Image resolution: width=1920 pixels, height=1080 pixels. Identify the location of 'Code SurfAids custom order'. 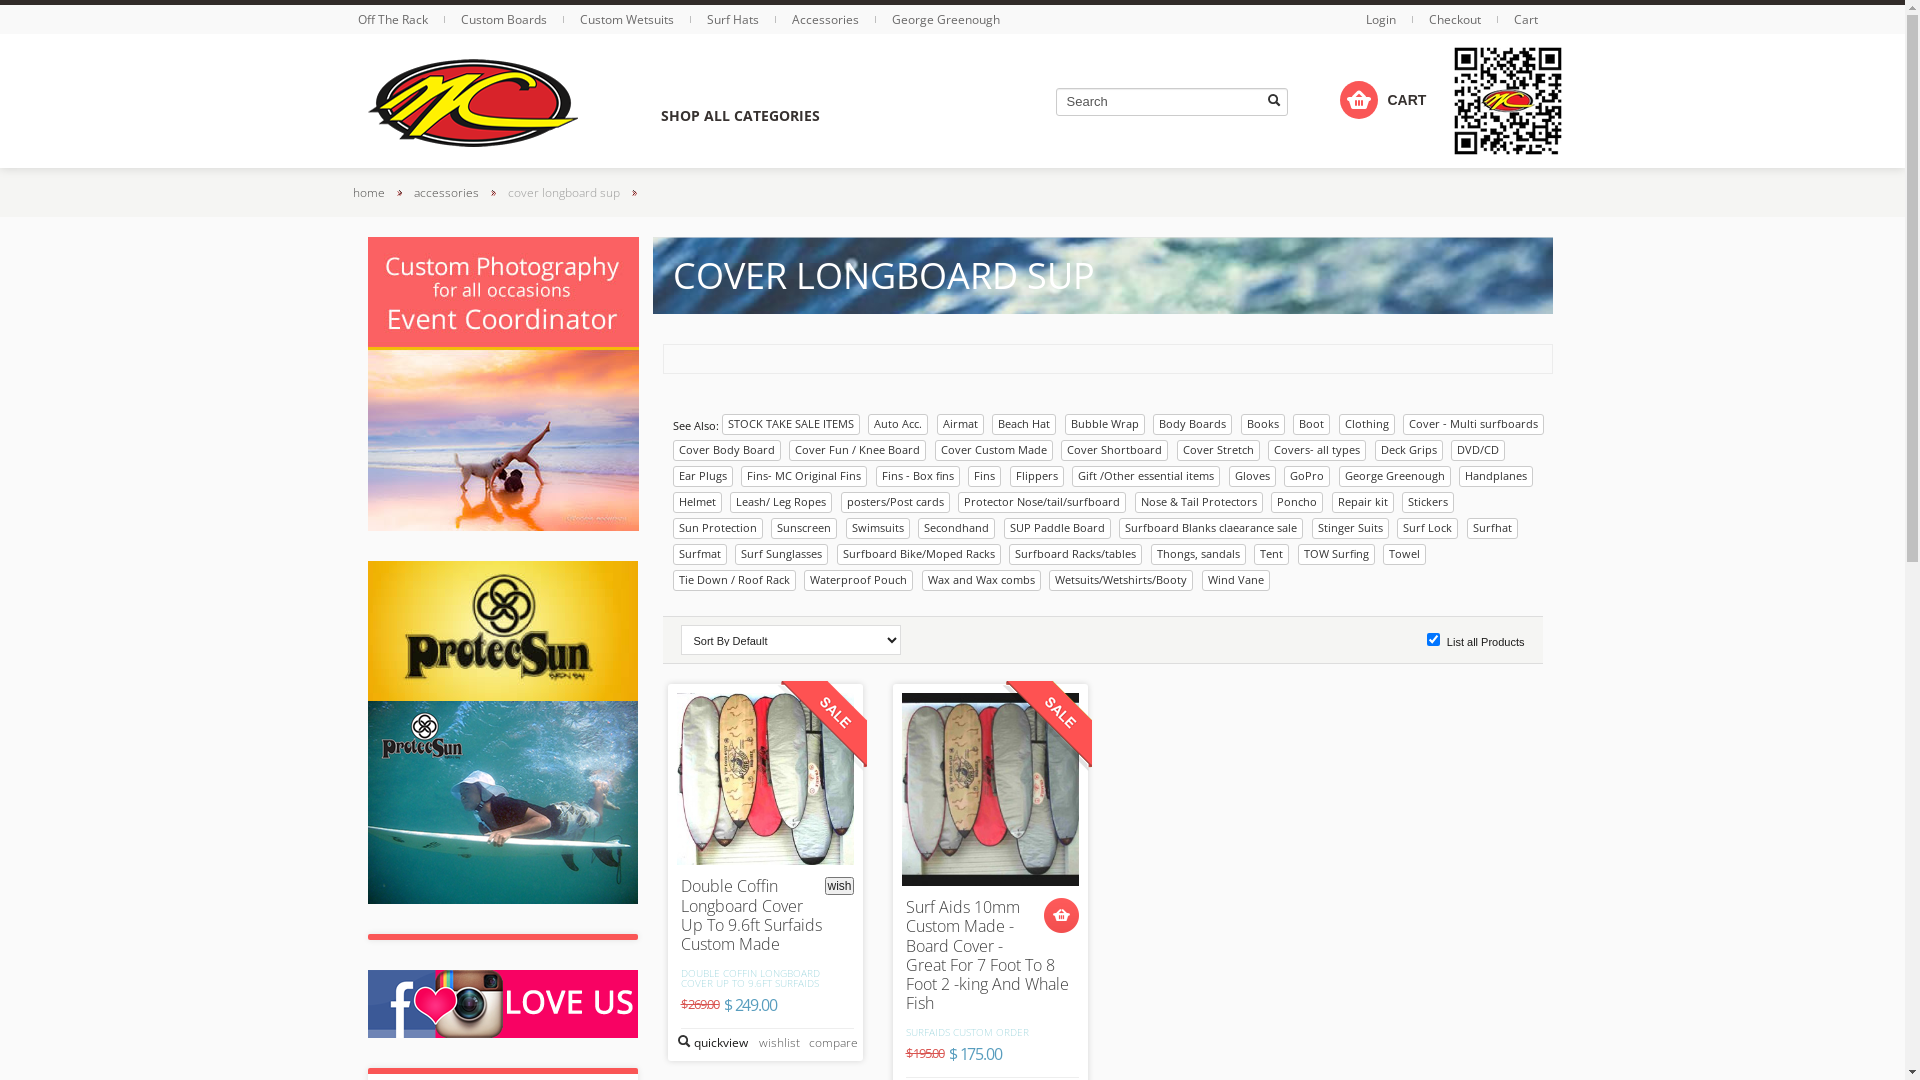
(901, 788).